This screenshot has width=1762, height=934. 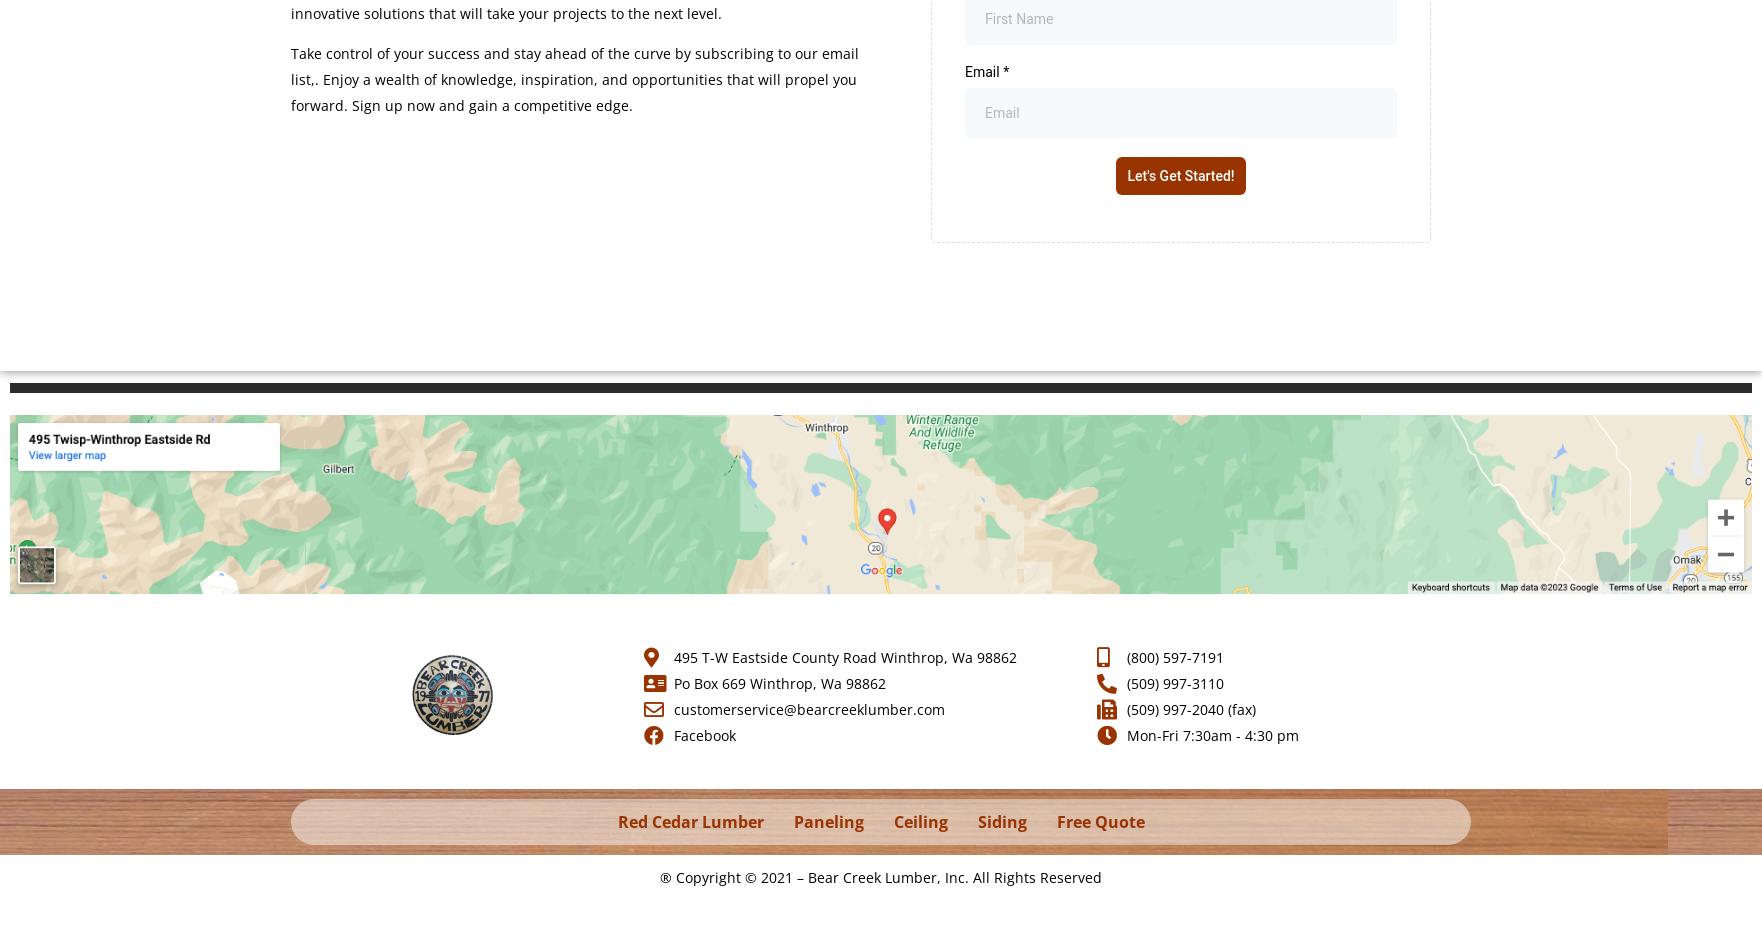 What do you see at coordinates (777, 681) in the screenshot?
I see `'Po Box 669 Winthrop, Wa 98862'` at bounding box center [777, 681].